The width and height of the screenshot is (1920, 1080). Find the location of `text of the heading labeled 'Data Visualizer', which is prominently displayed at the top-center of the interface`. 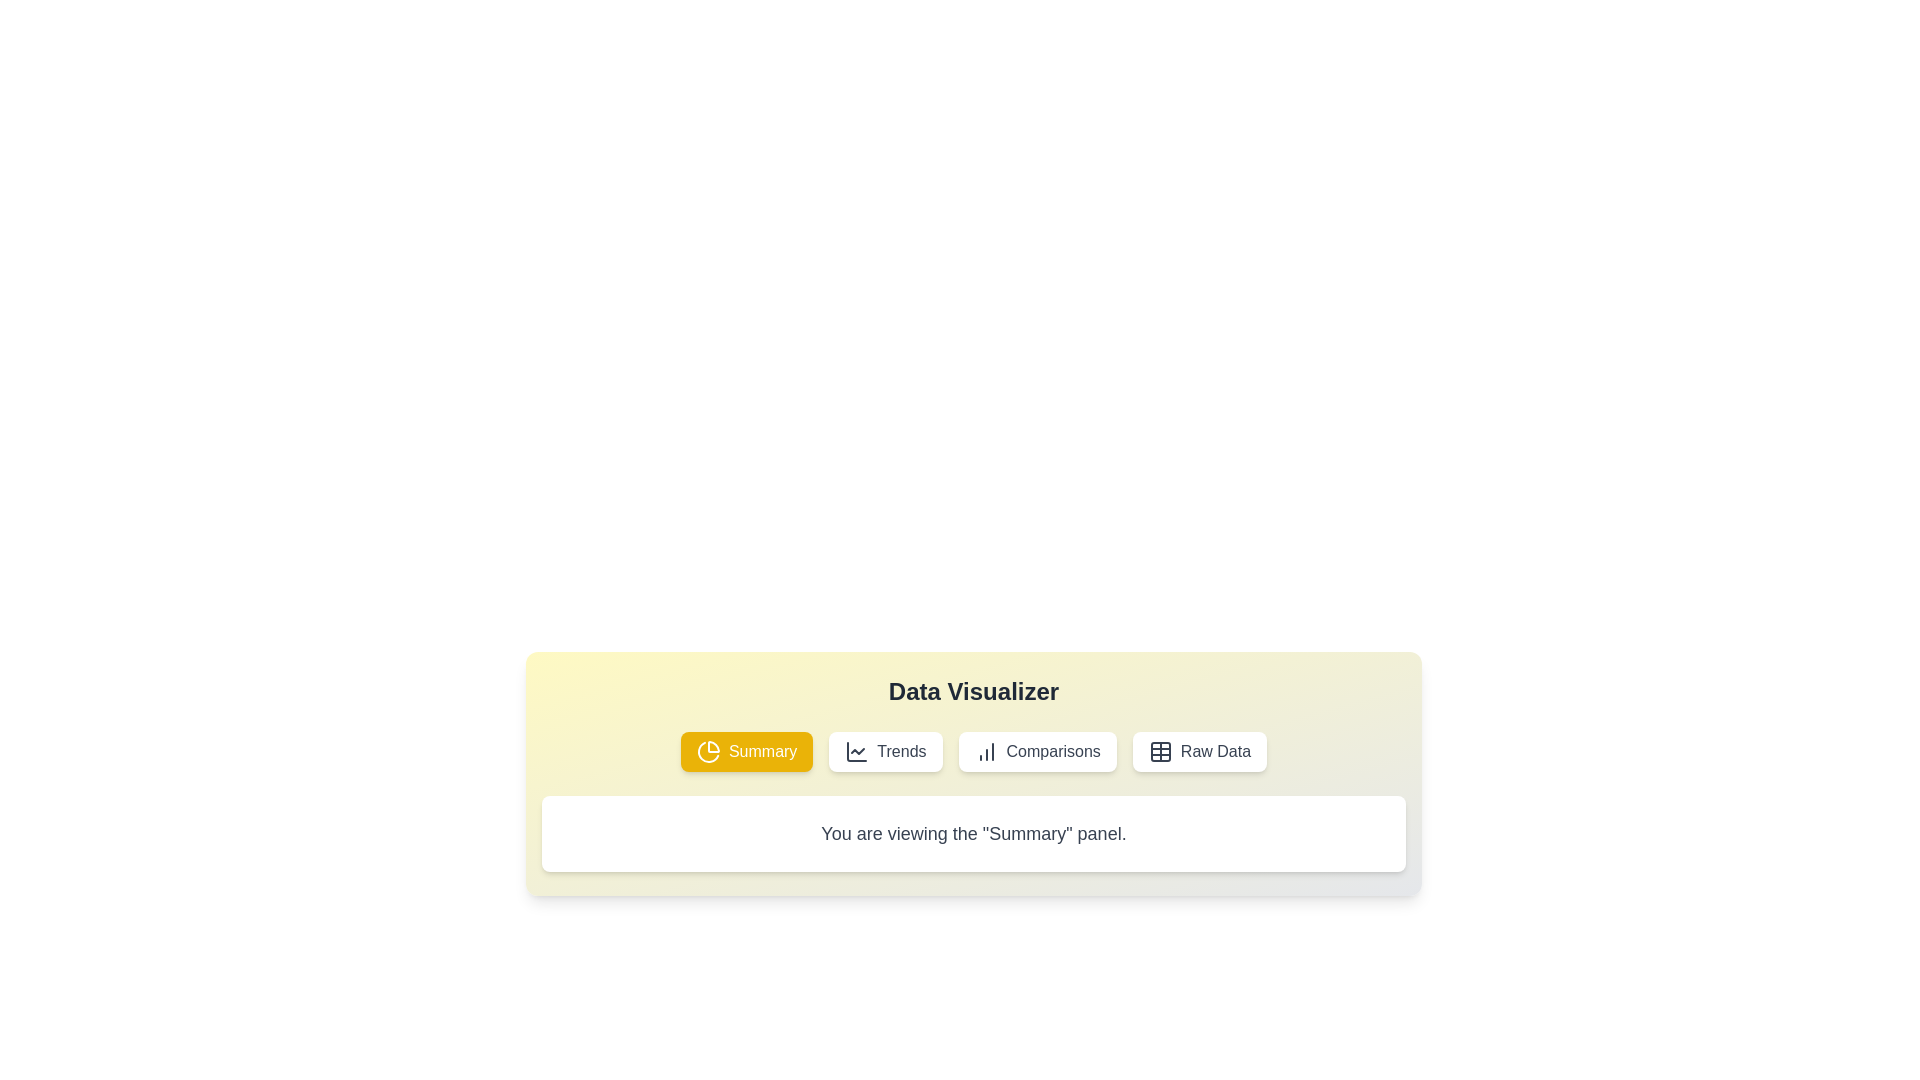

text of the heading labeled 'Data Visualizer', which is prominently displayed at the top-center of the interface is located at coordinates (974, 690).